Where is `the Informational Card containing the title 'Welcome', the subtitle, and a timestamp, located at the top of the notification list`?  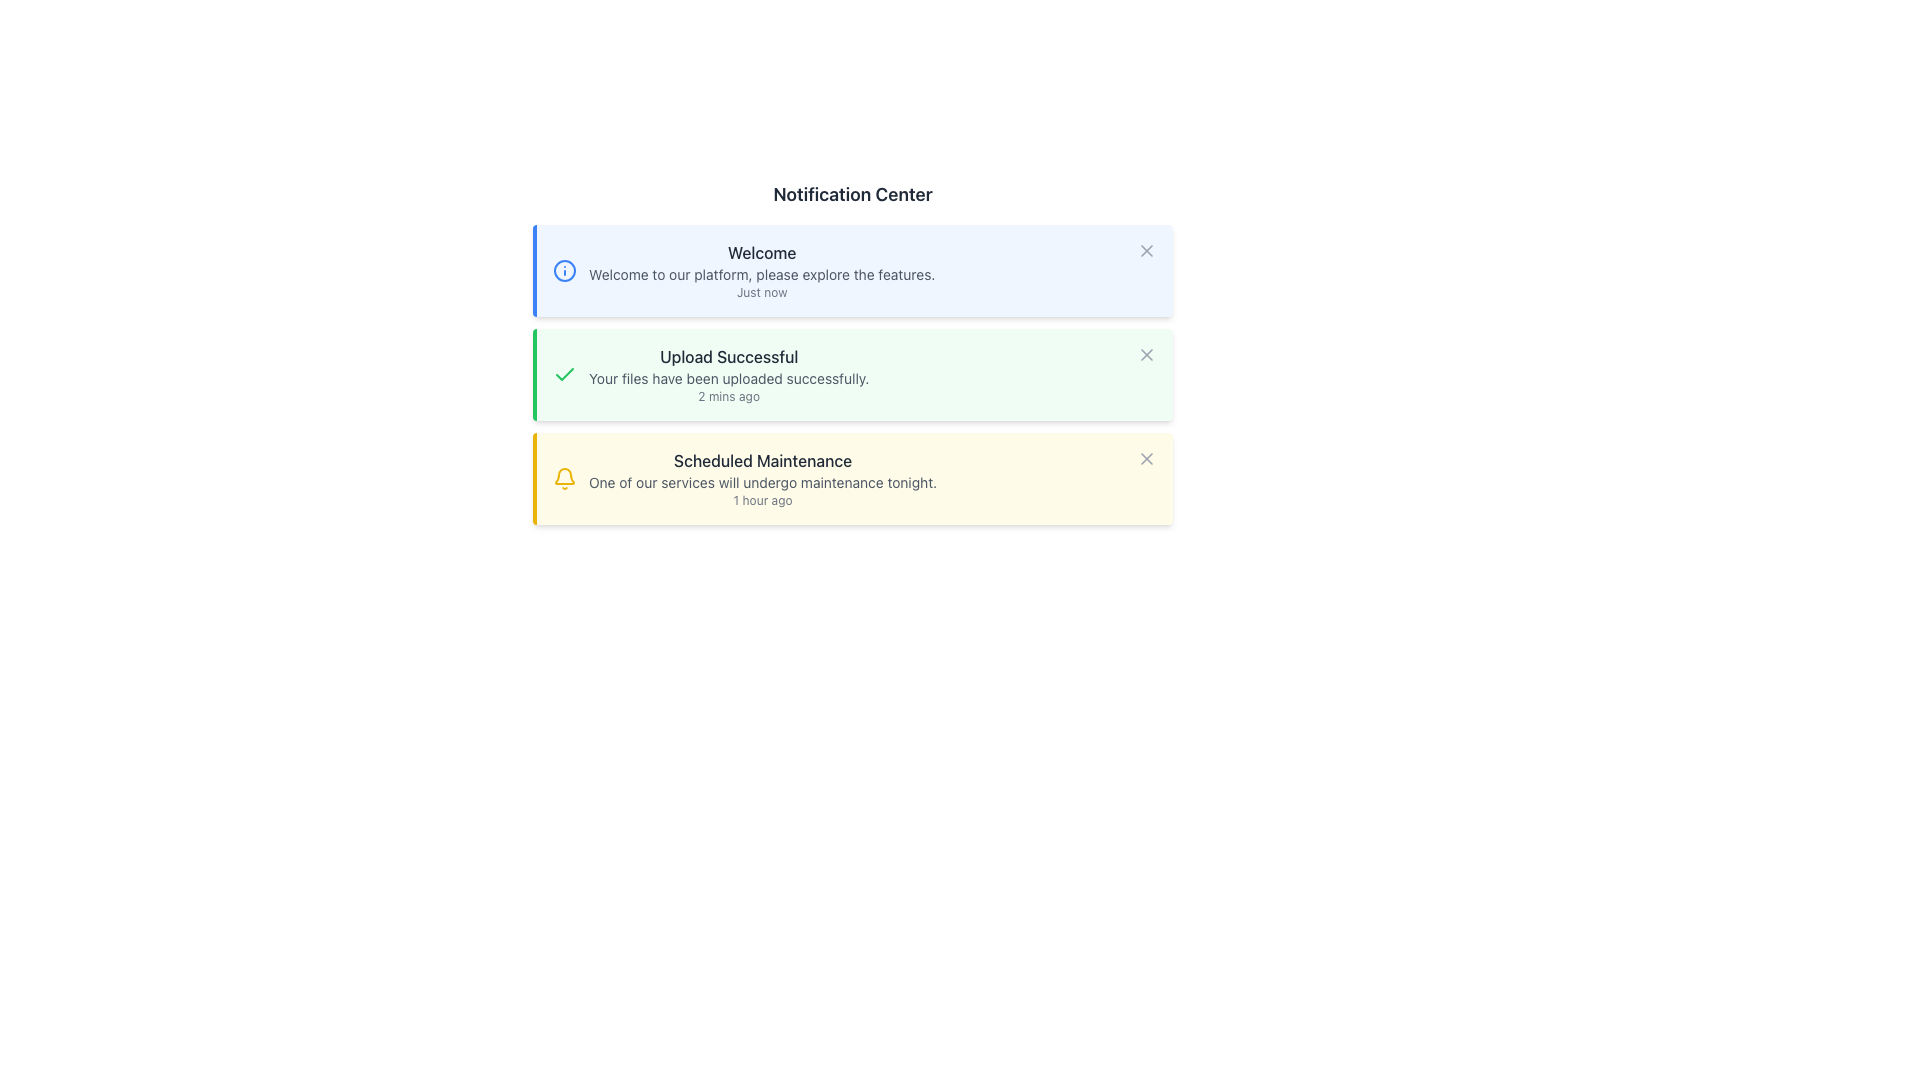 the Informational Card containing the title 'Welcome', the subtitle, and a timestamp, located at the top of the notification list is located at coordinates (743, 270).